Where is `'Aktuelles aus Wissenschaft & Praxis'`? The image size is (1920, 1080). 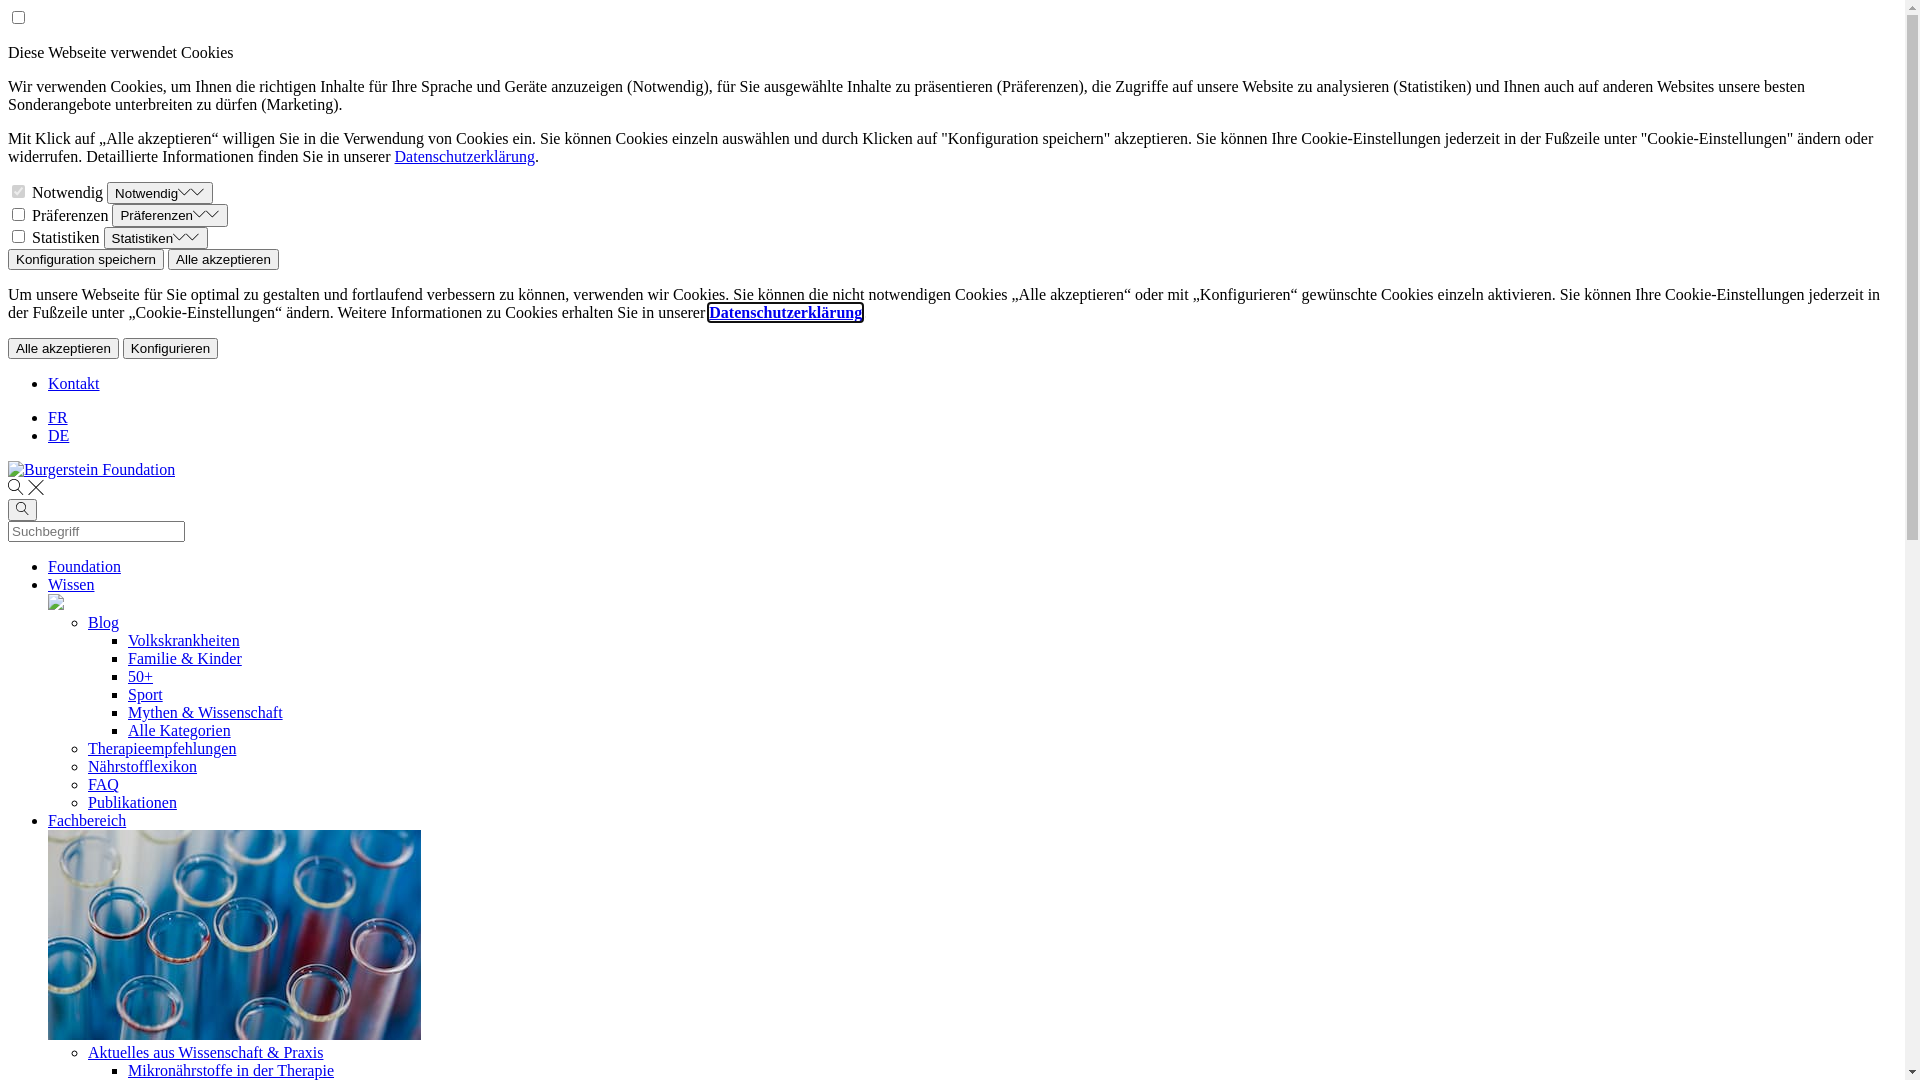 'Aktuelles aus Wissenschaft & Praxis' is located at coordinates (205, 1051).